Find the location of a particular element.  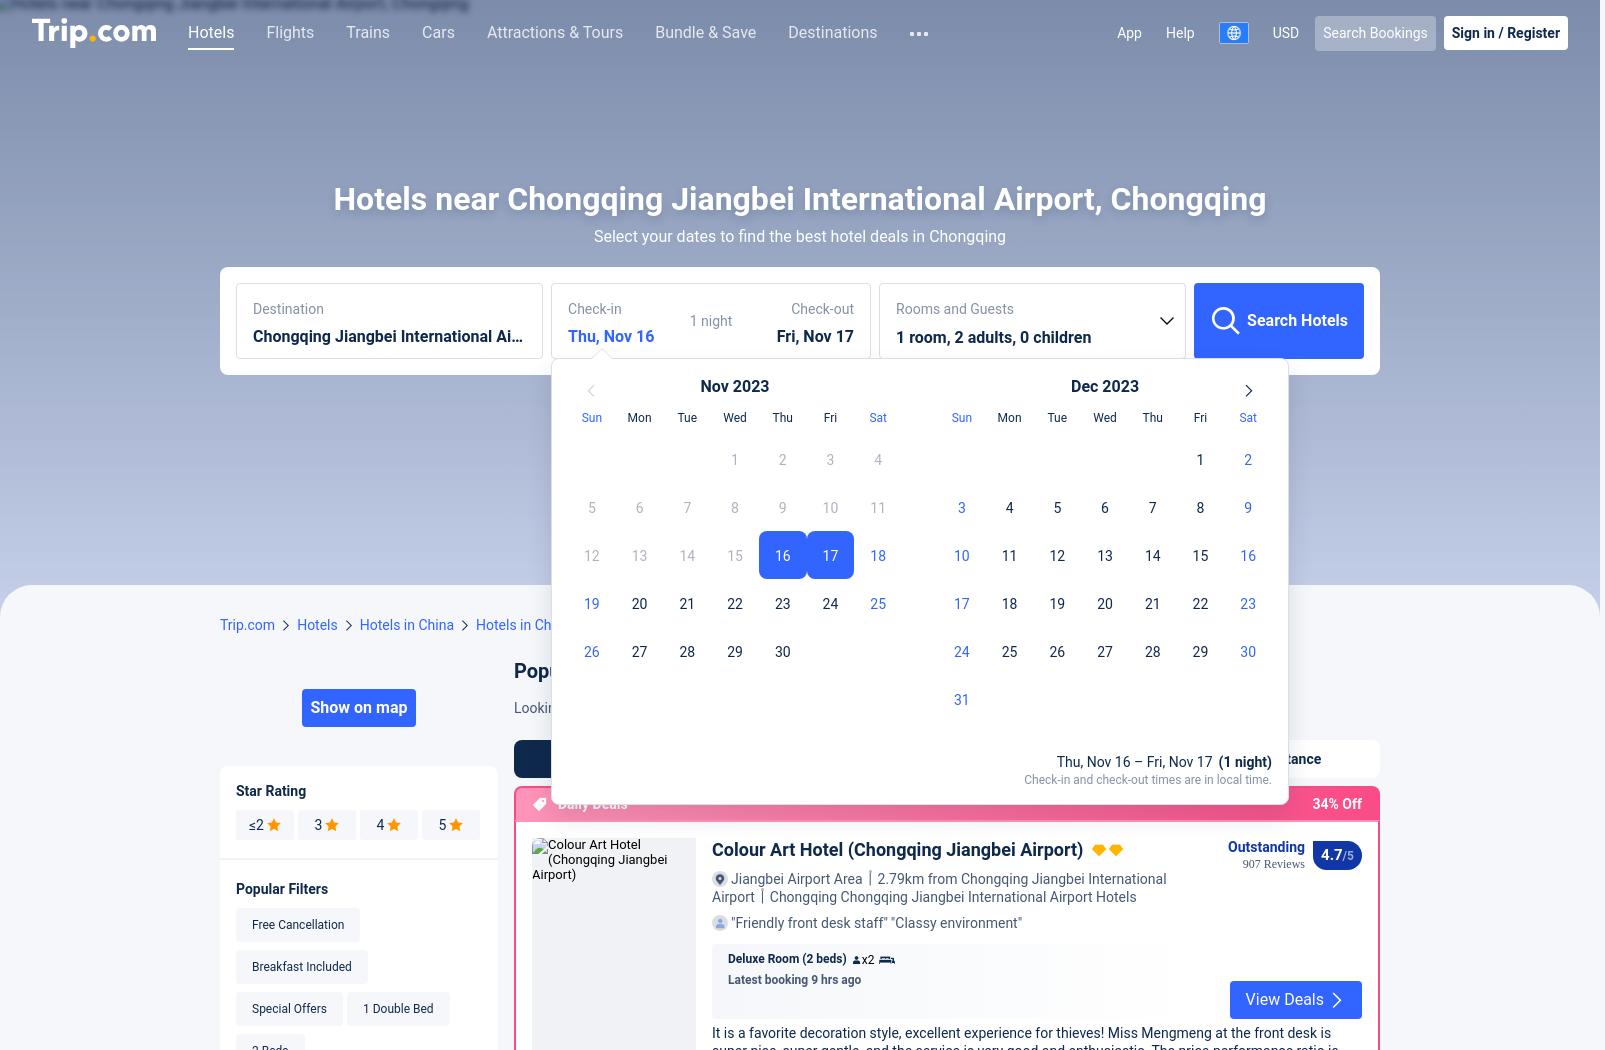

'USD' is located at coordinates (1284, 32).